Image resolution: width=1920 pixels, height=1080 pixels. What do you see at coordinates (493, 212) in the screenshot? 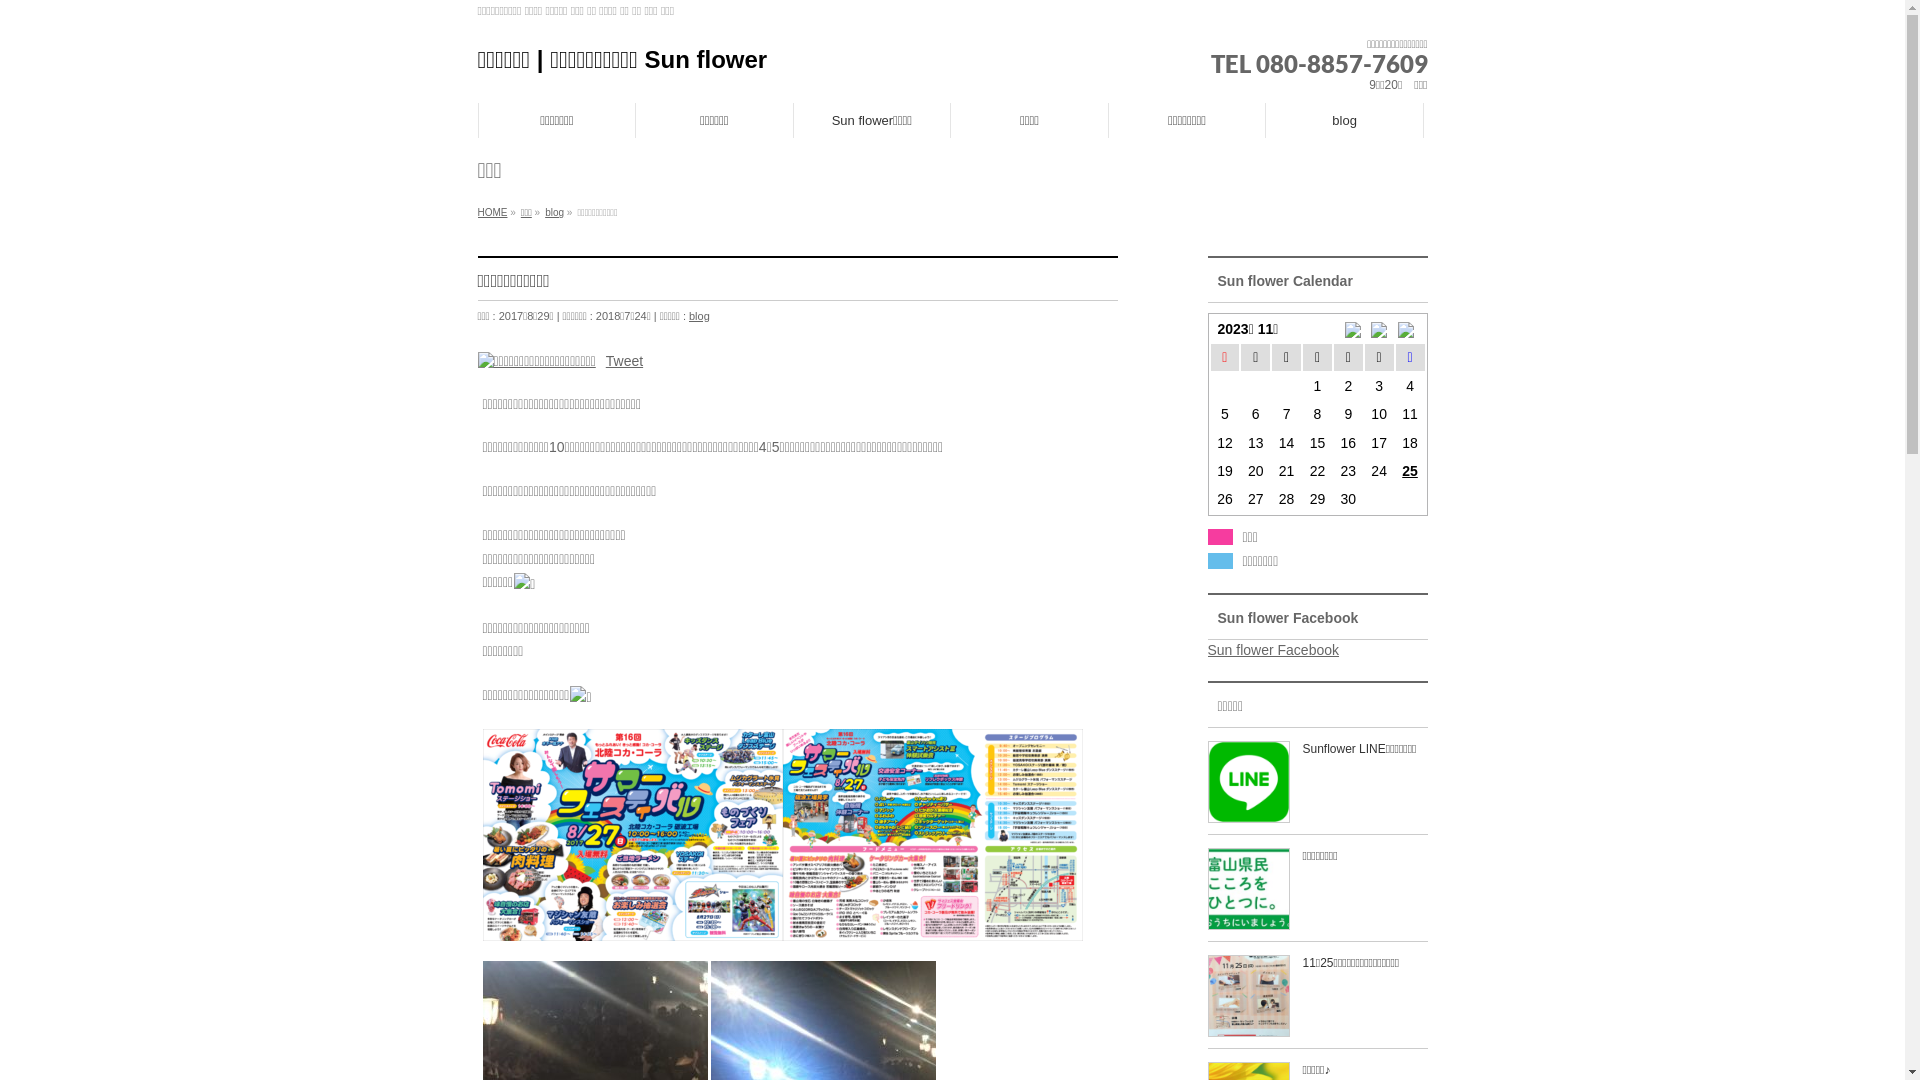
I see `'HOME'` at bounding box center [493, 212].